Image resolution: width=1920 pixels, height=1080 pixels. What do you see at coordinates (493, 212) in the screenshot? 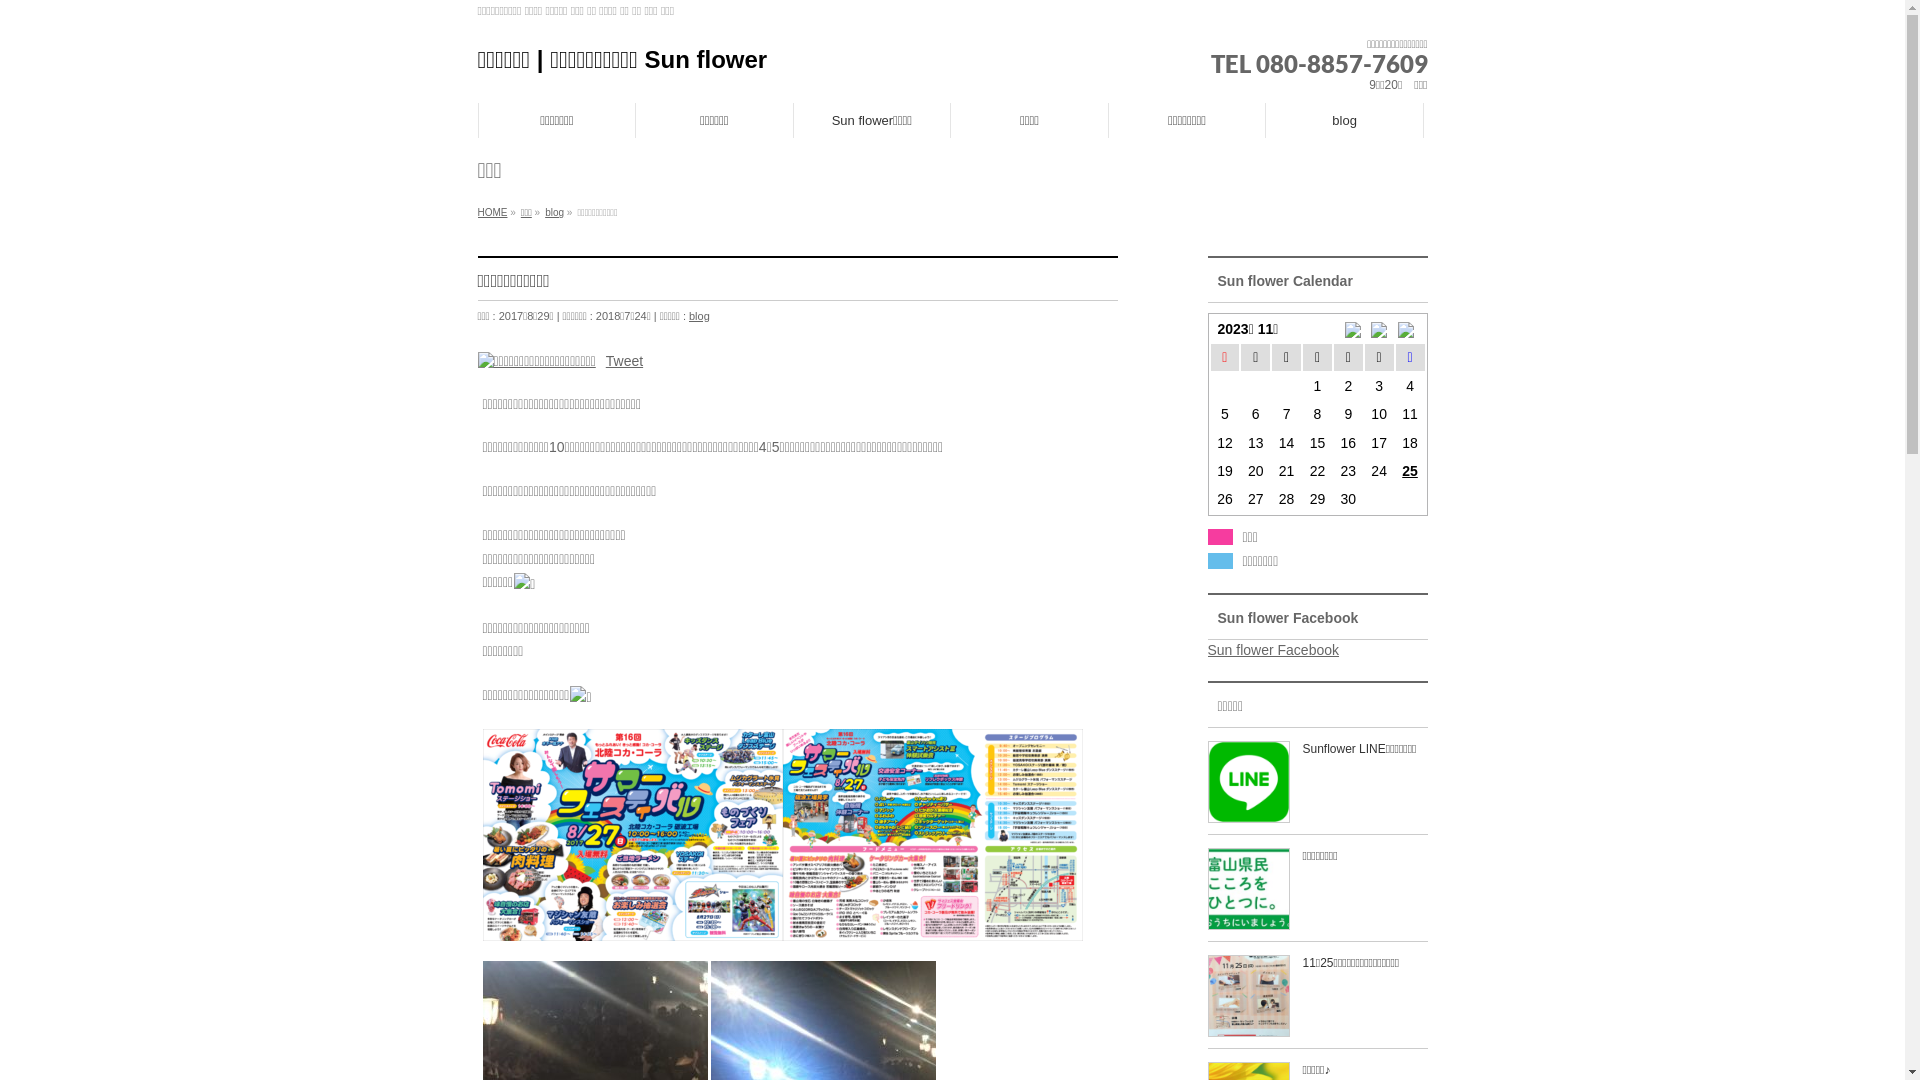
I see `'HOME'` at bounding box center [493, 212].